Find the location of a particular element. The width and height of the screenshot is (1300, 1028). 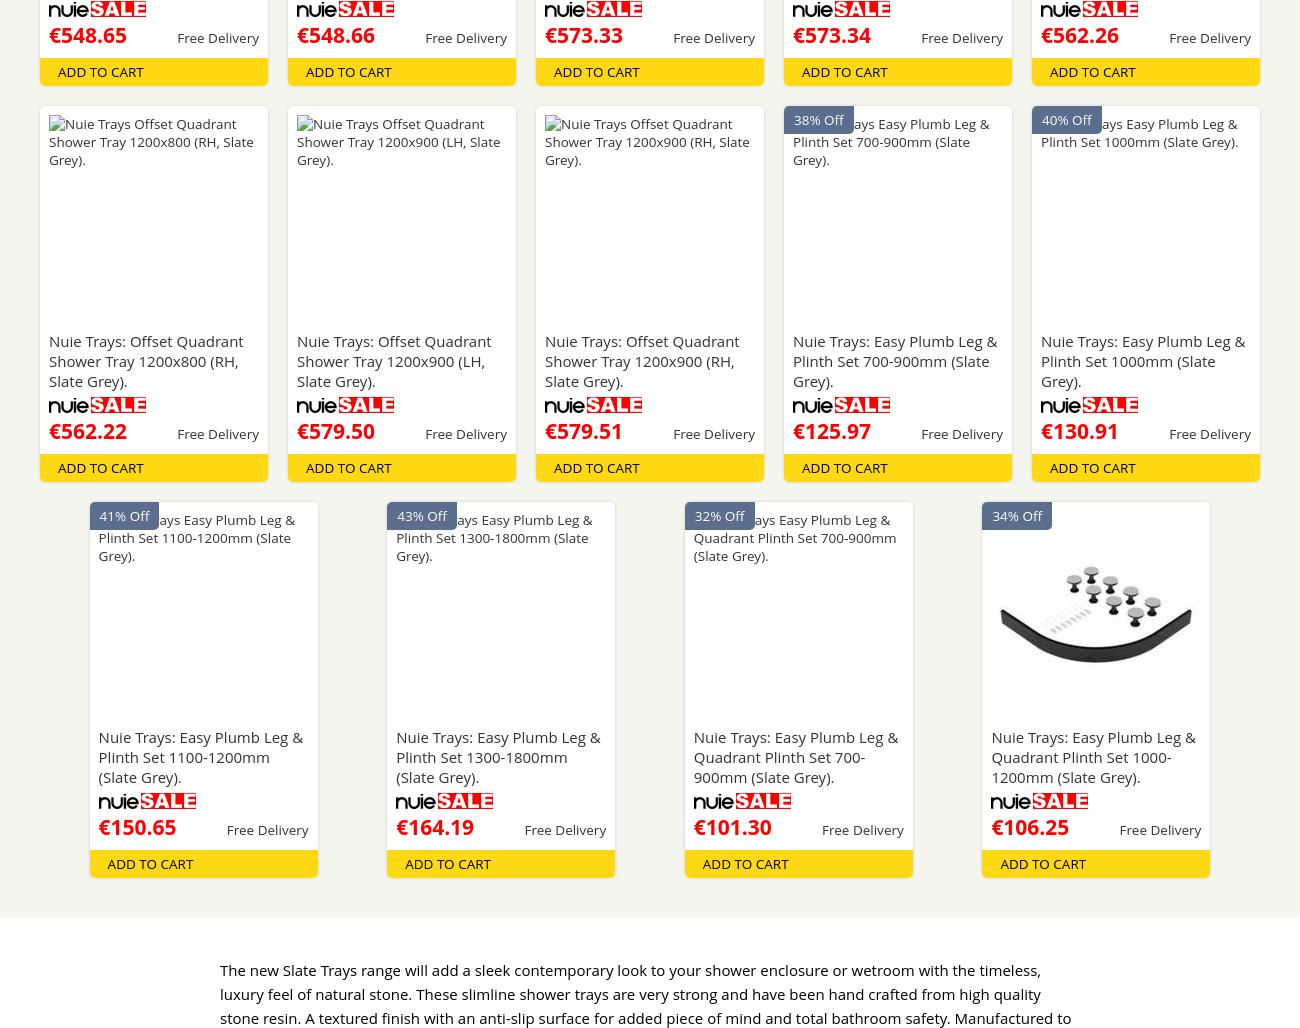

'41% Off' is located at coordinates (123, 515).